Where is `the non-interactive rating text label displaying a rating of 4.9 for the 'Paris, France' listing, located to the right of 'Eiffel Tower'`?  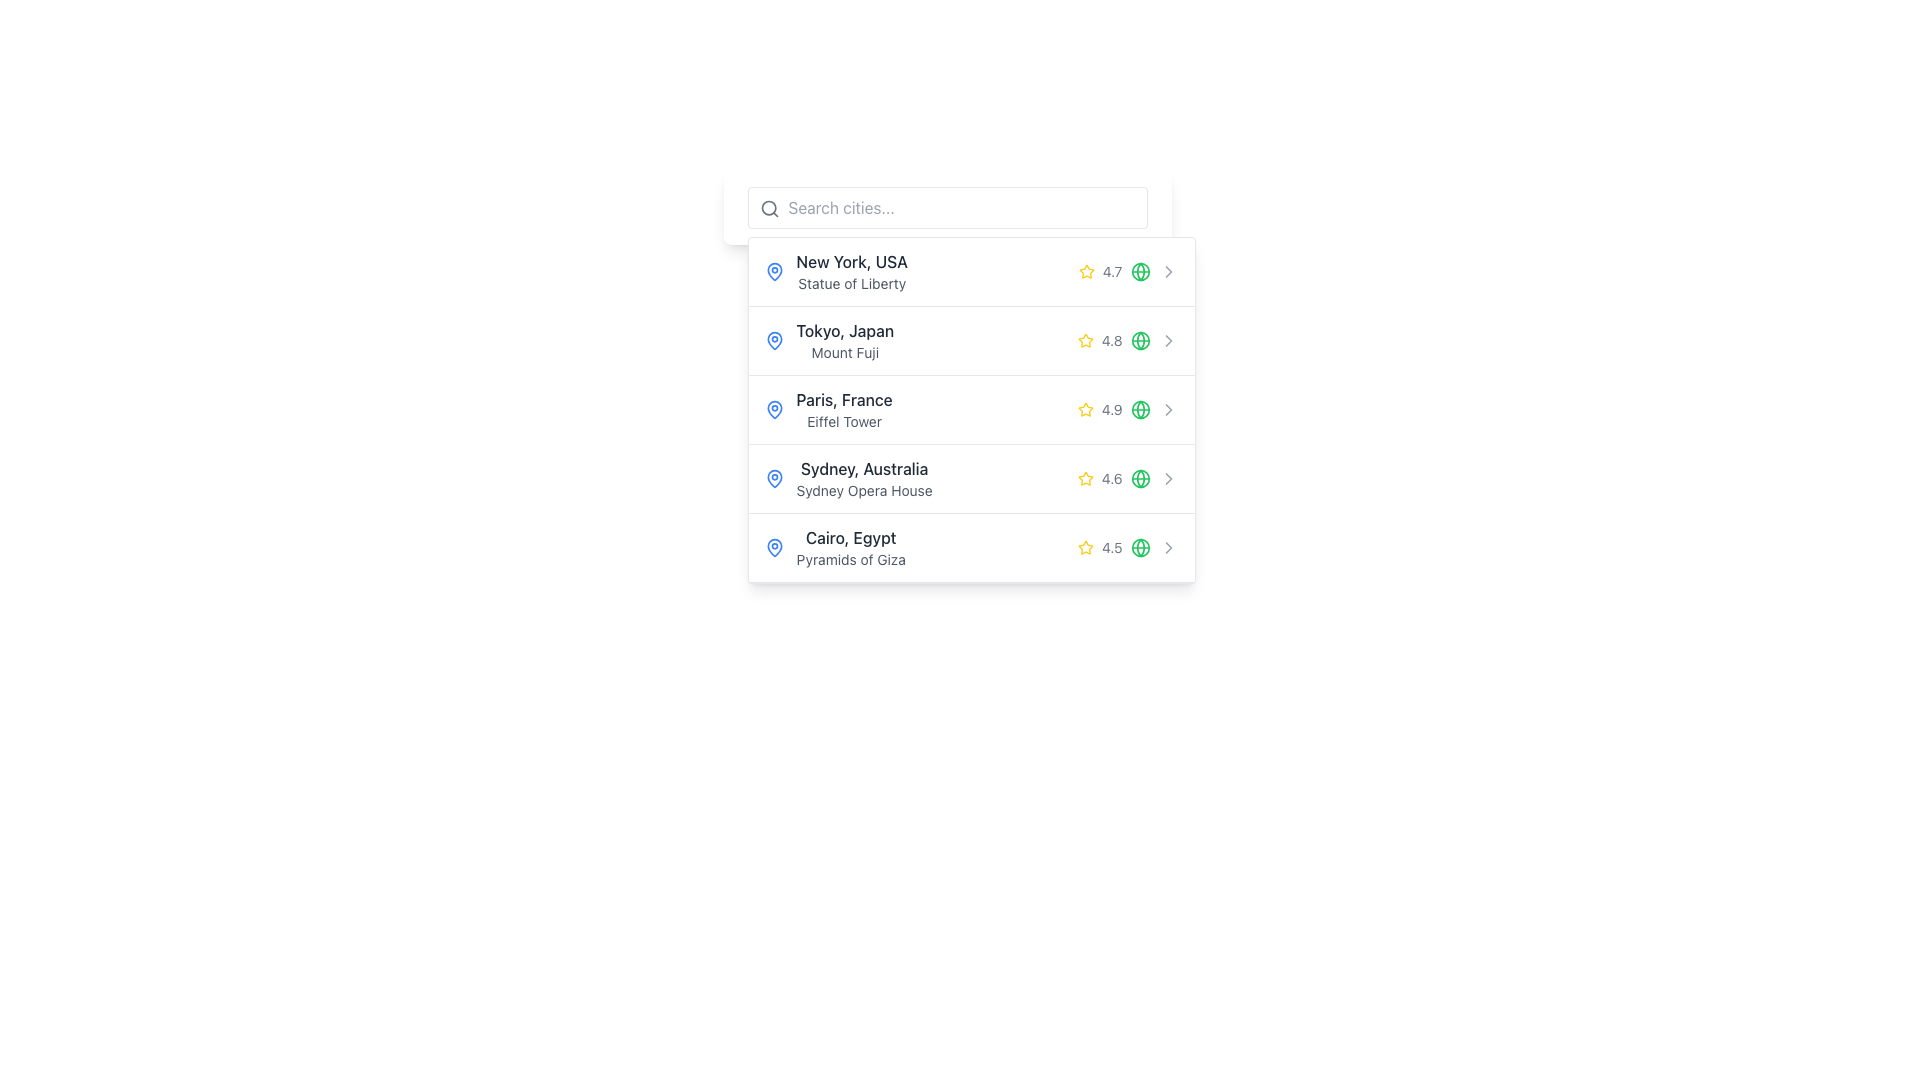 the non-interactive rating text label displaying a rating of 4.9 for the 'Paris, France' listing, located to the right of 'Eiffel Tower' is located at coordinates (1113, 408).